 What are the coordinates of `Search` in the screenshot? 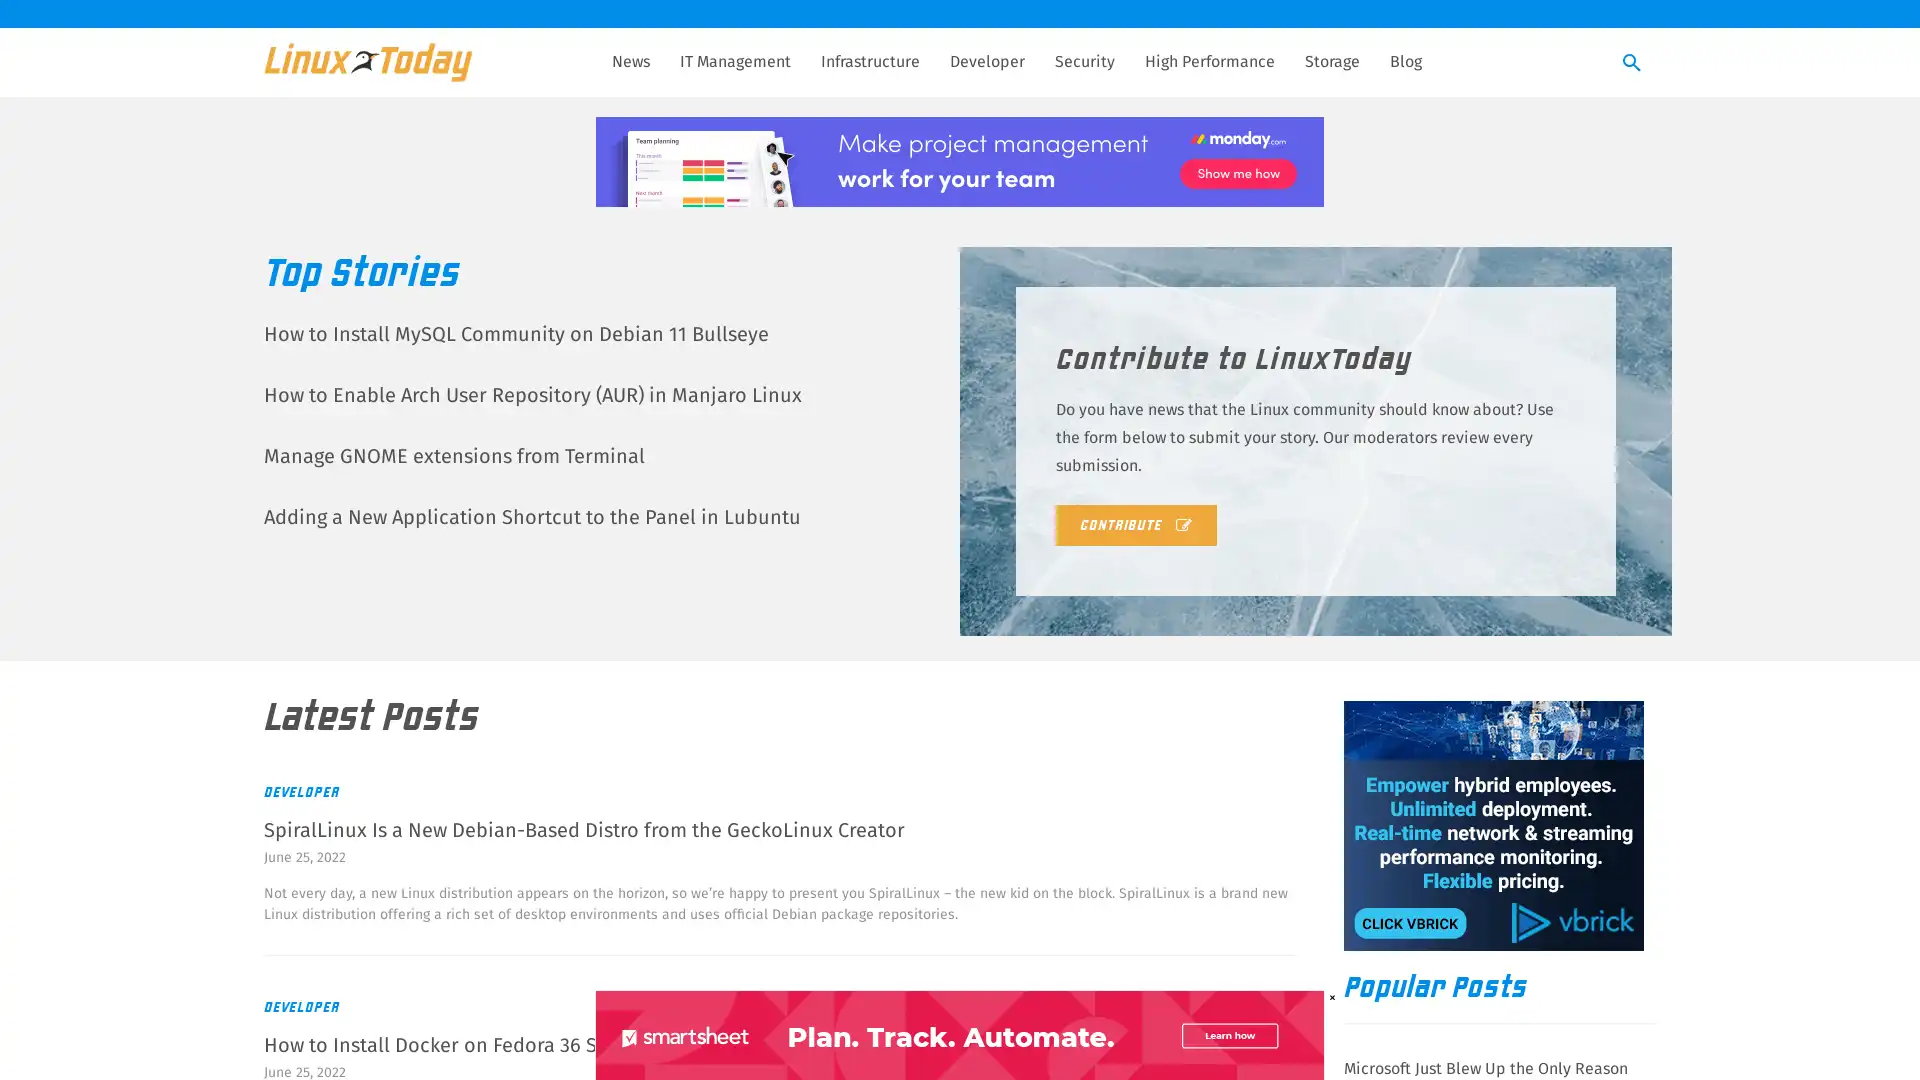 It's located at (1632, 63).